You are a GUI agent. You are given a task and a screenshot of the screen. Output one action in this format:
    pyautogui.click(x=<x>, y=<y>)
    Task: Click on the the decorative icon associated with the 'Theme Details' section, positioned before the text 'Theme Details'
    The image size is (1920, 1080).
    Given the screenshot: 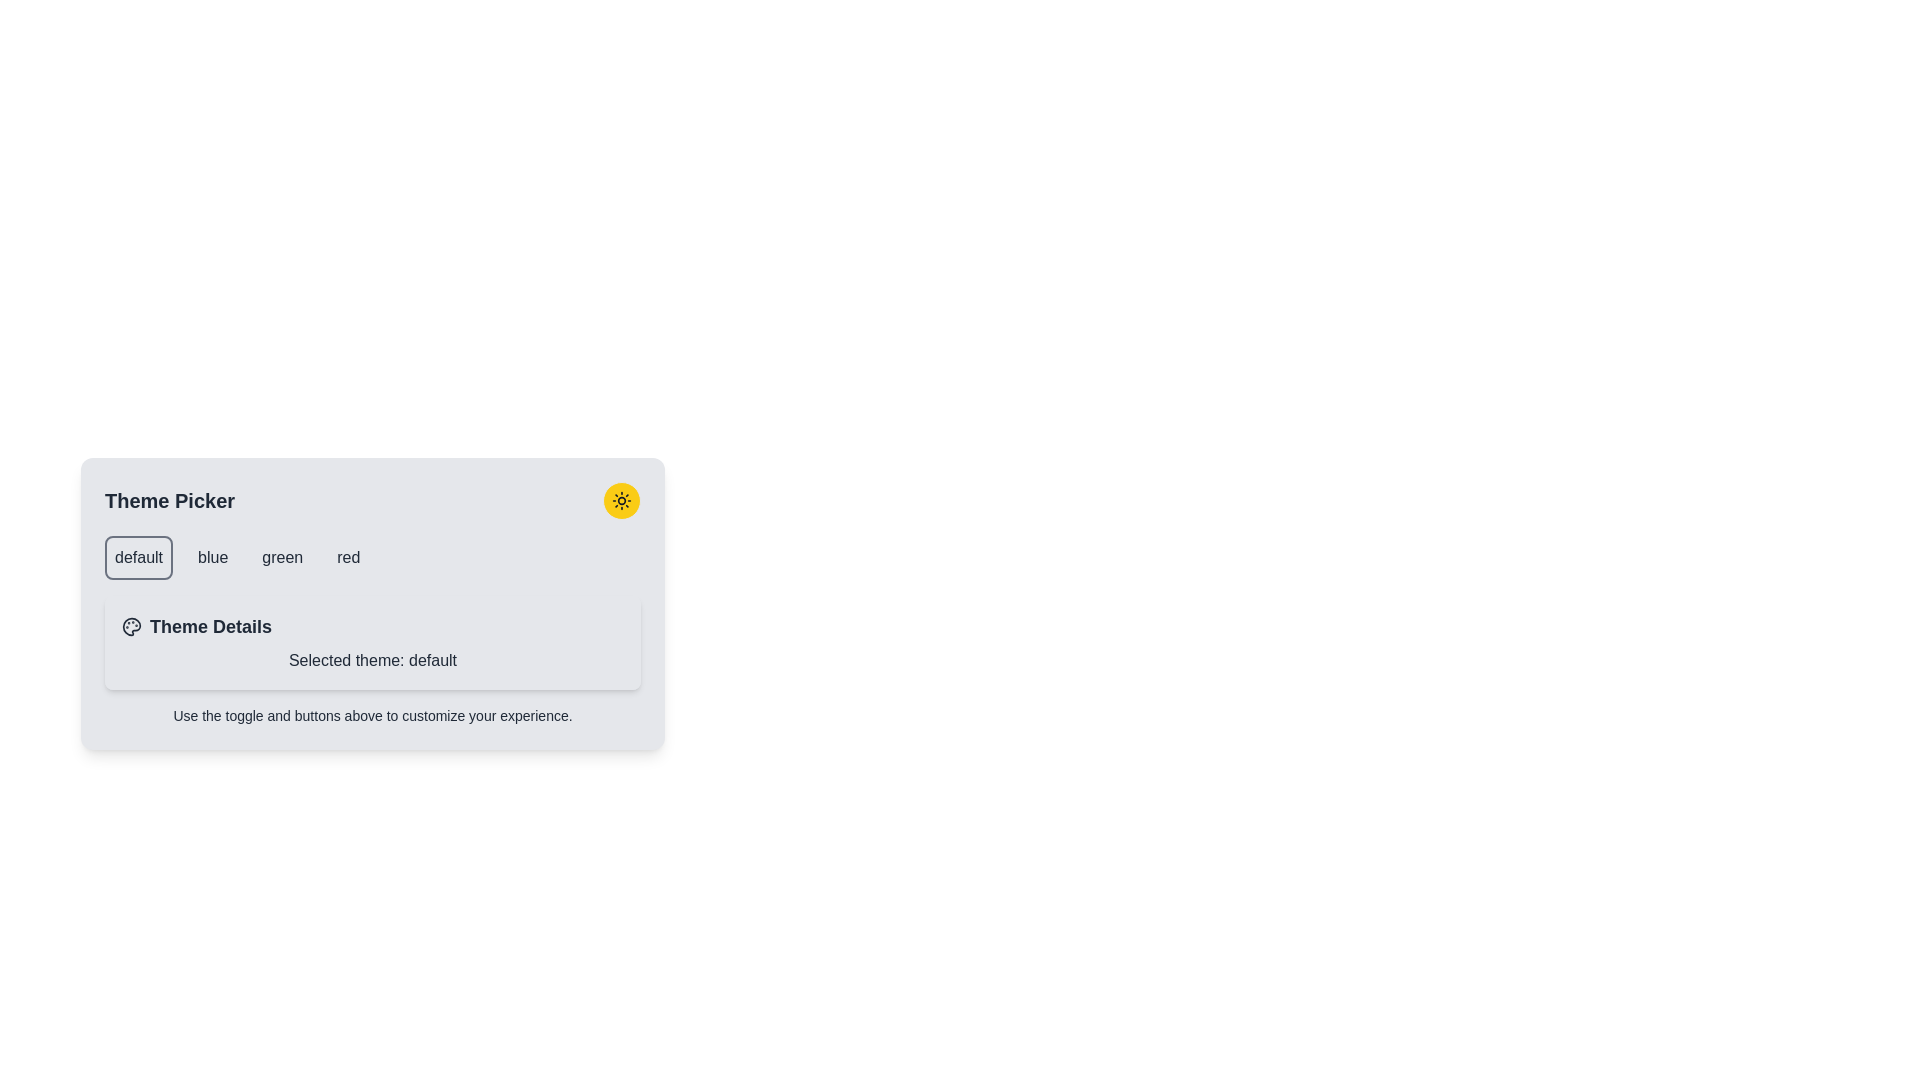 What is the action you would take?
    pyautogui.click(x=131, y=626)
    